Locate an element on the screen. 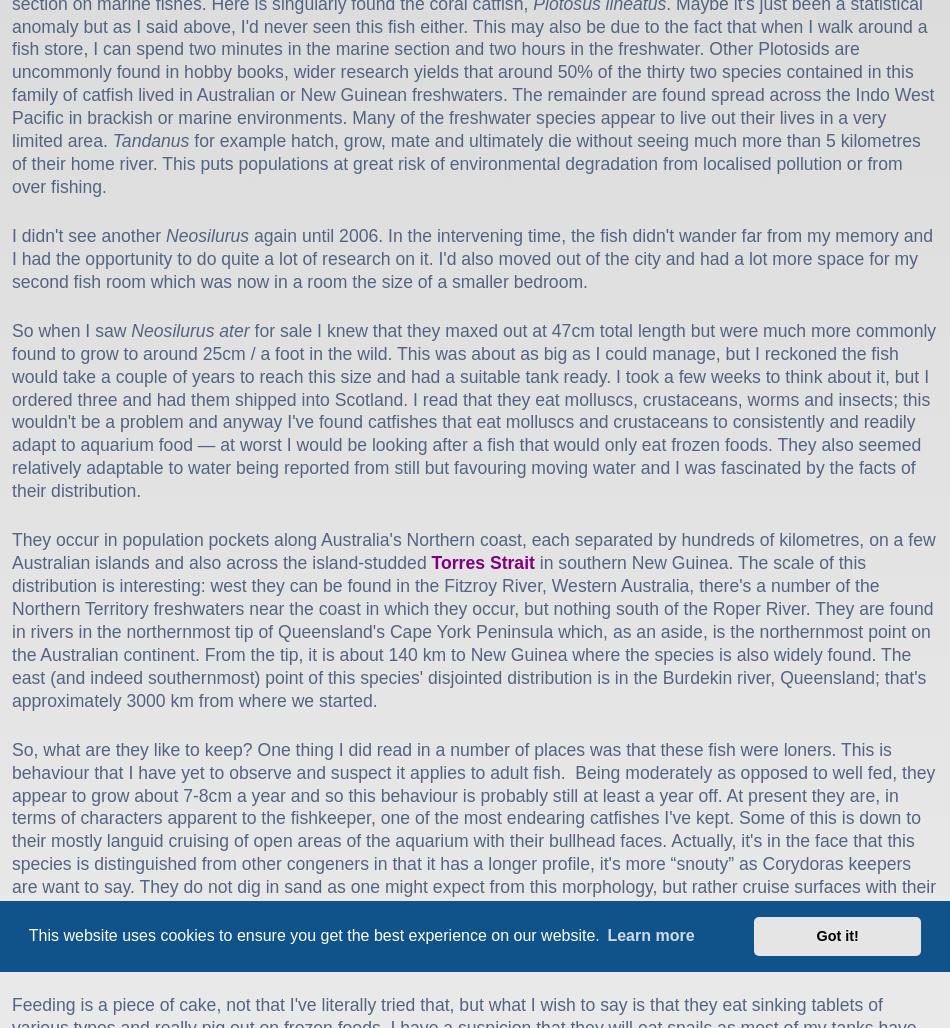 This screenshot has height=1028, width=950. 'This website uses cookies to ensure you get the best experience on our website.' is located at coordinates (314, 935).